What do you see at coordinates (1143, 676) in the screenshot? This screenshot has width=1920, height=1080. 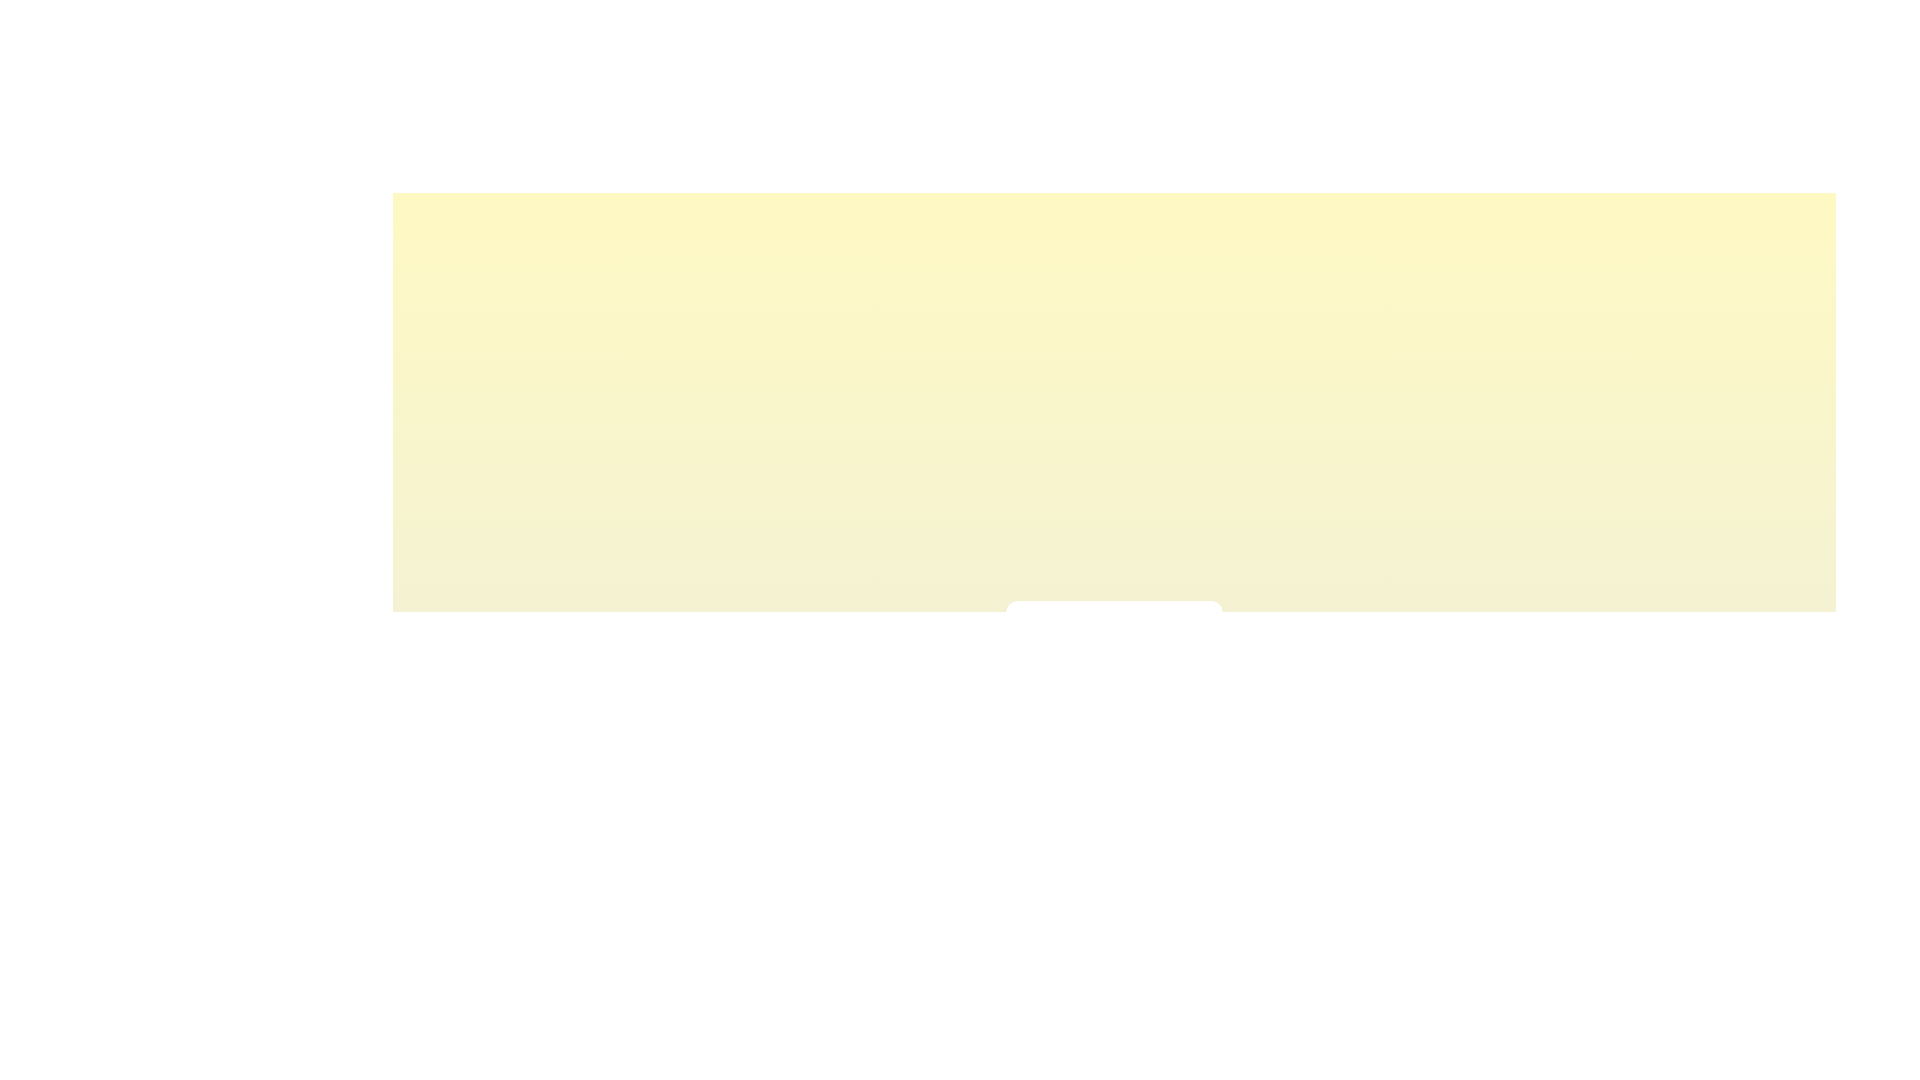 I see `the light intensity to 67% by dragging the slider` at bounding box center [1143, 676].